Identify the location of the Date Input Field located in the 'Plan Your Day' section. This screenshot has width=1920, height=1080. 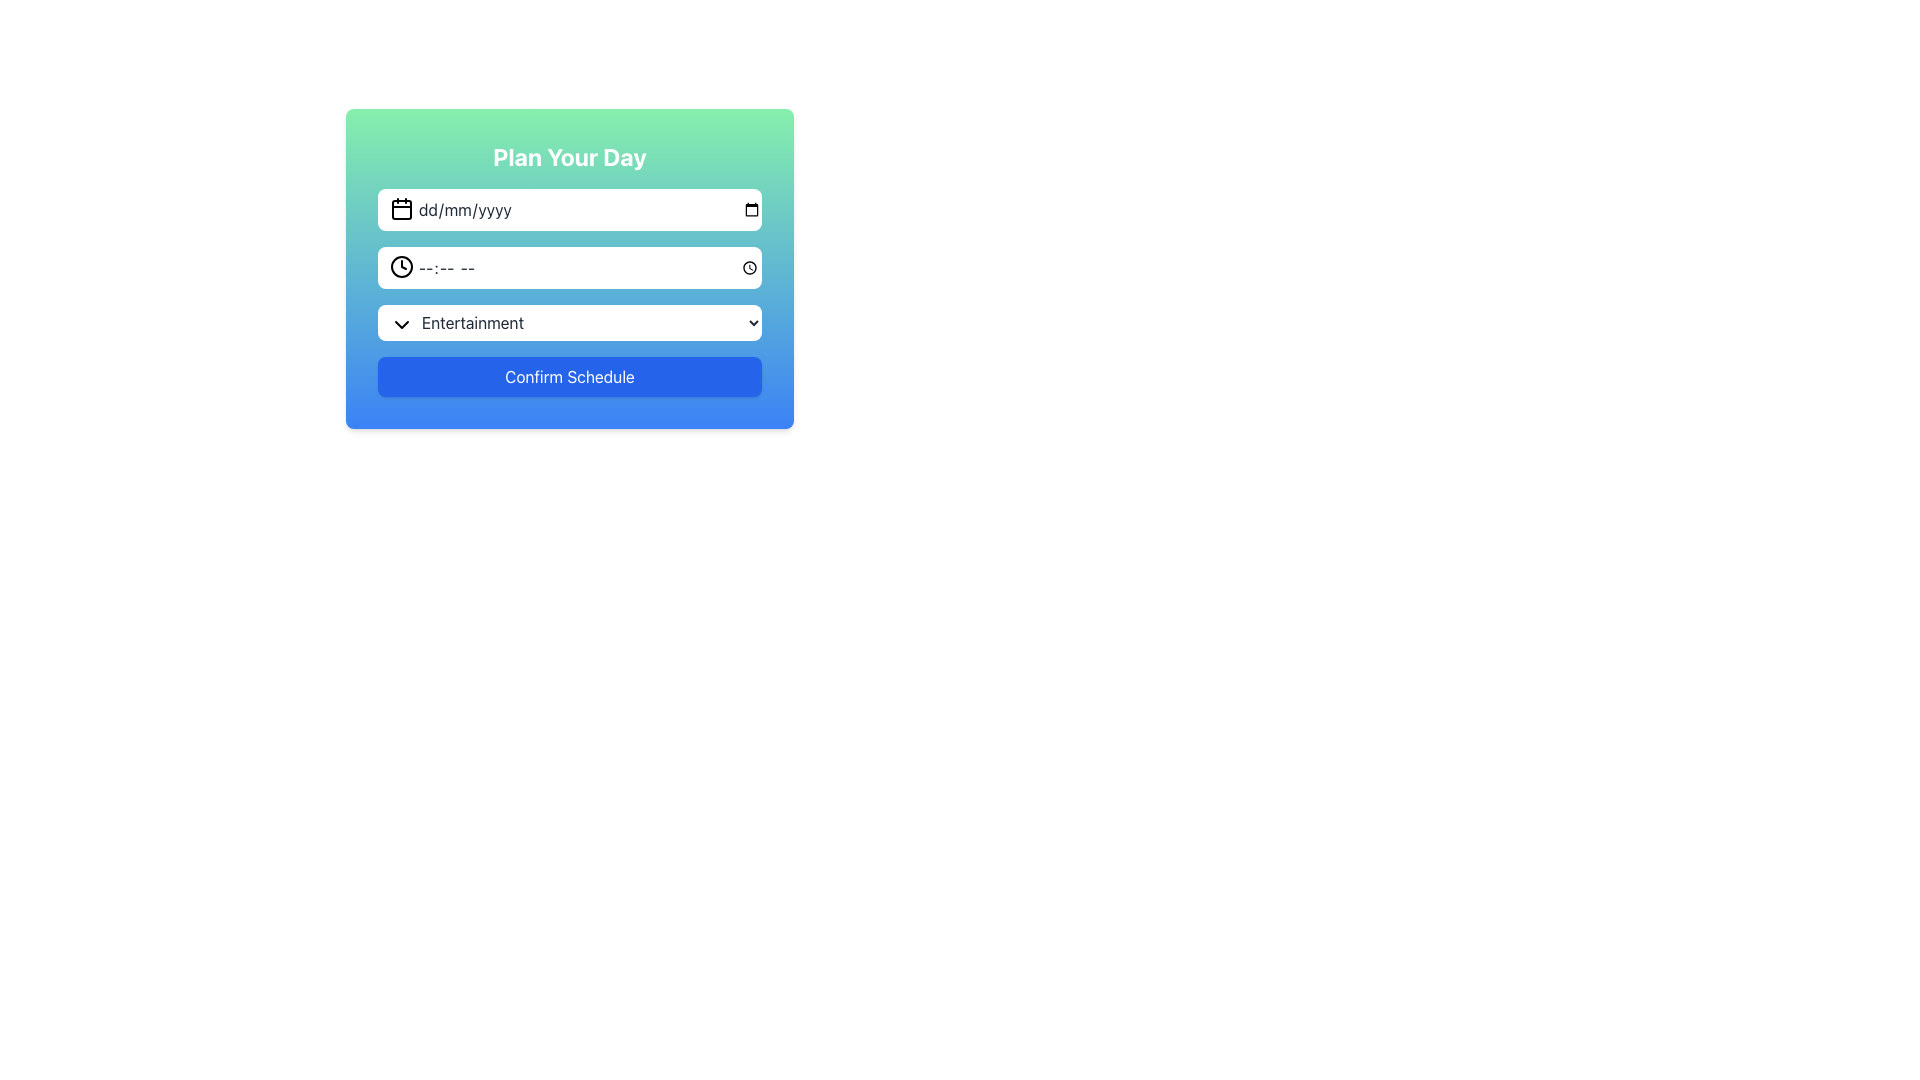
(569, 209).